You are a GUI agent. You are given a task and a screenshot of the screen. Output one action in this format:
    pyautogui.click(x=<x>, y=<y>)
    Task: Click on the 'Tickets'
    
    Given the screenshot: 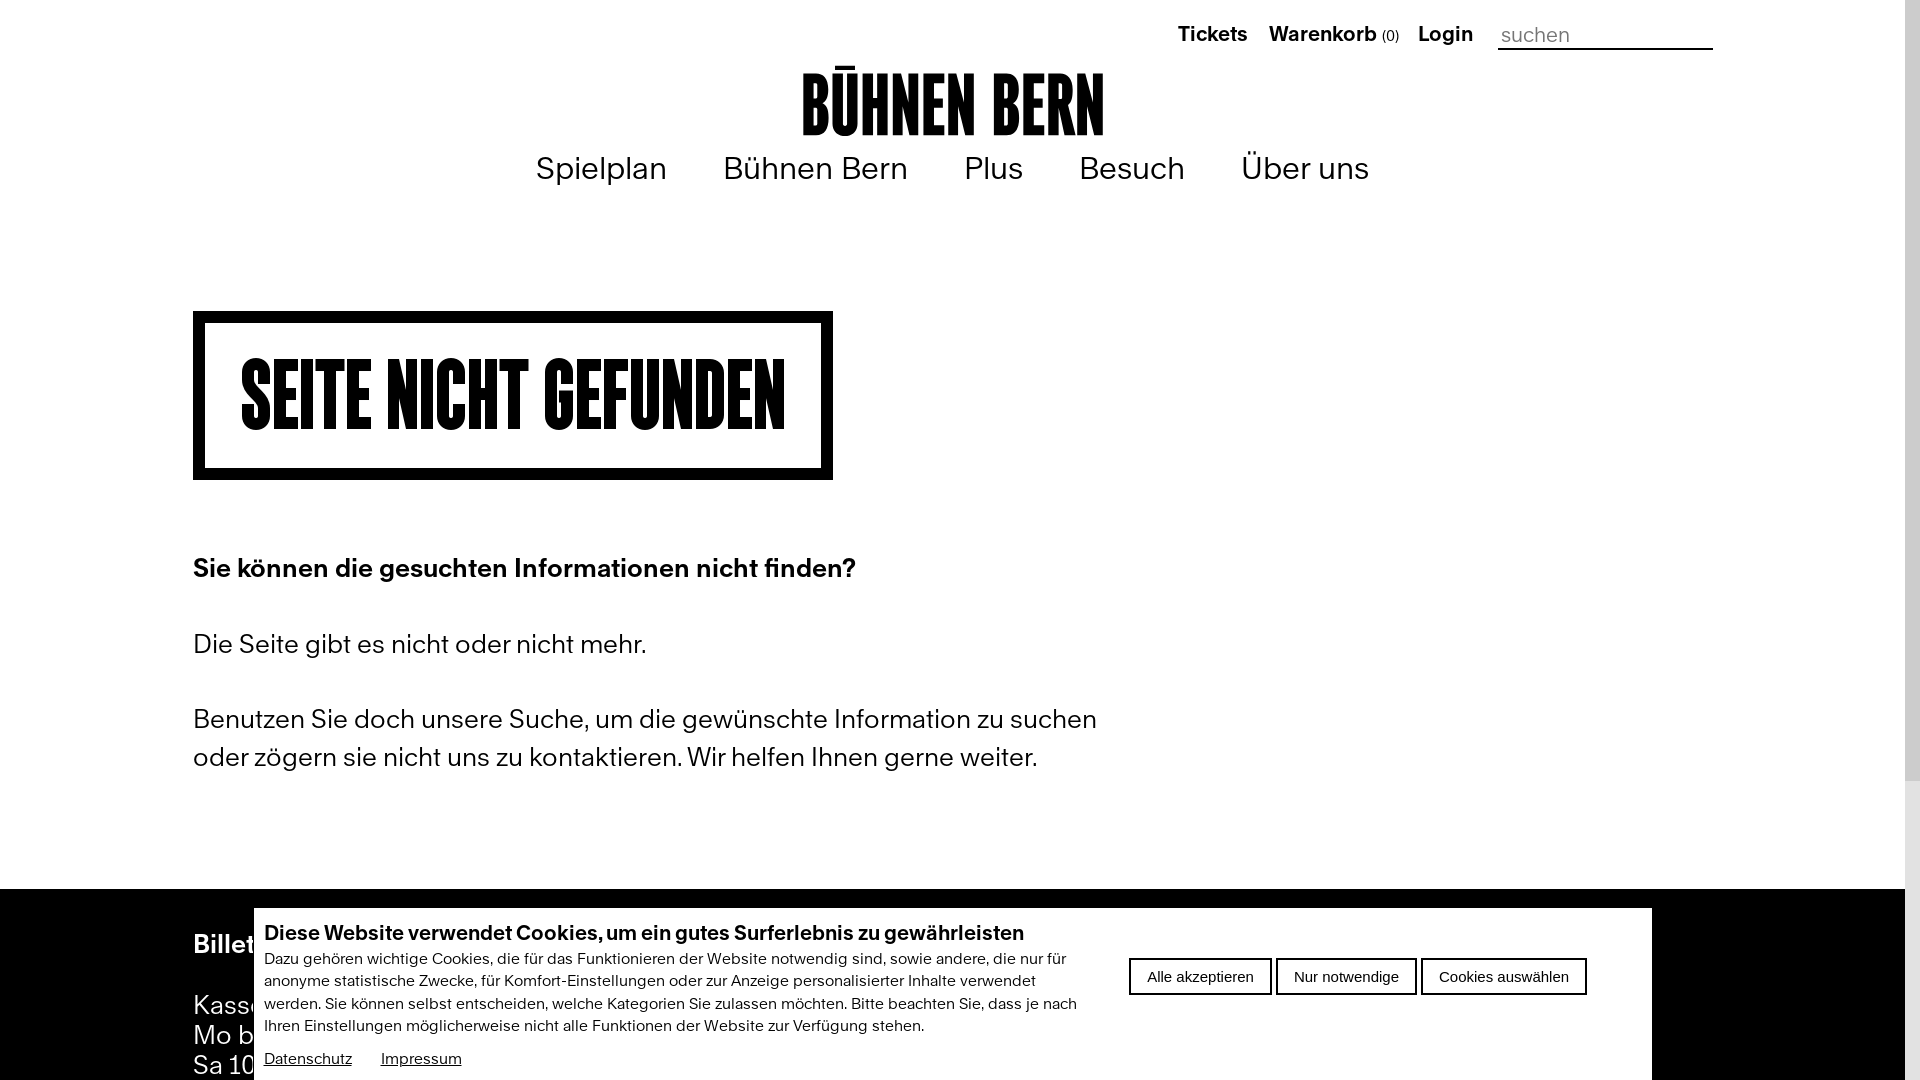 What is the action you would take?
    pyautogui.click(x=1177, y=34)
    